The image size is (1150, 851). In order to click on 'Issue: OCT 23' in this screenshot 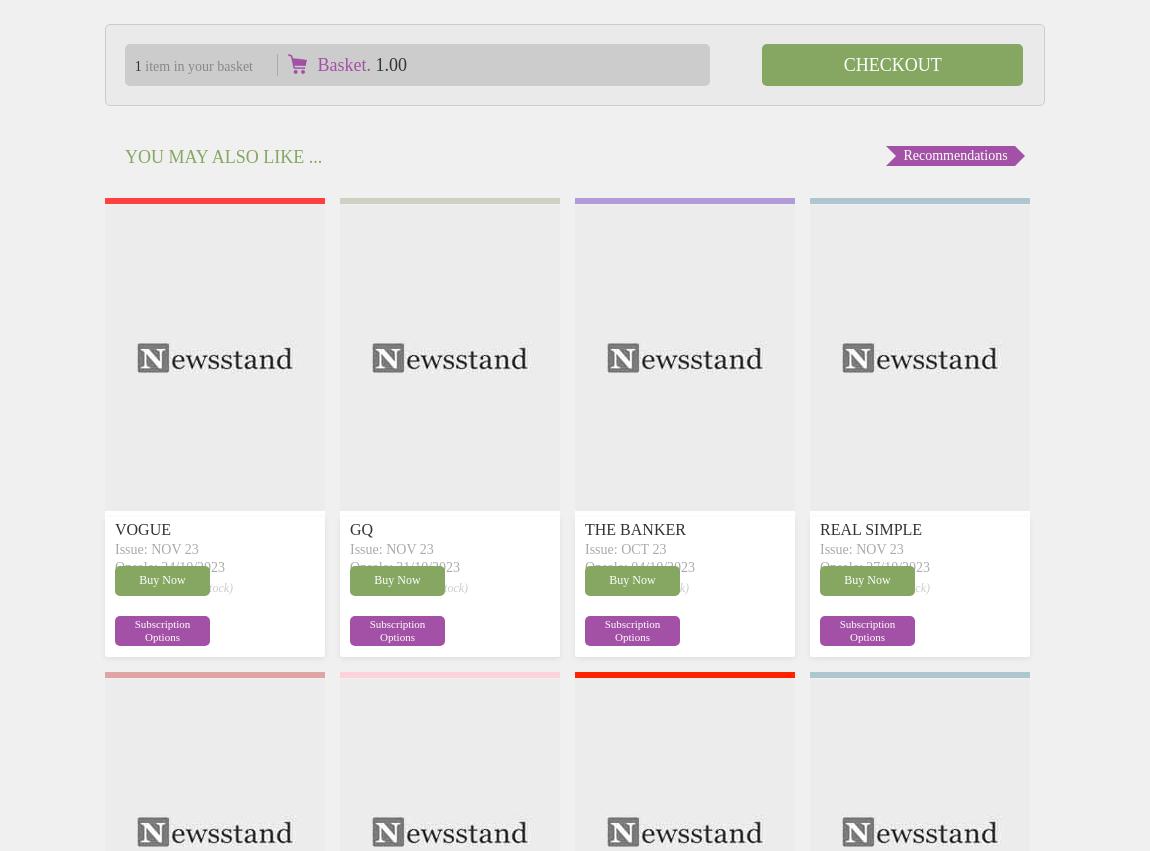, I will do `click(624, 547)`.